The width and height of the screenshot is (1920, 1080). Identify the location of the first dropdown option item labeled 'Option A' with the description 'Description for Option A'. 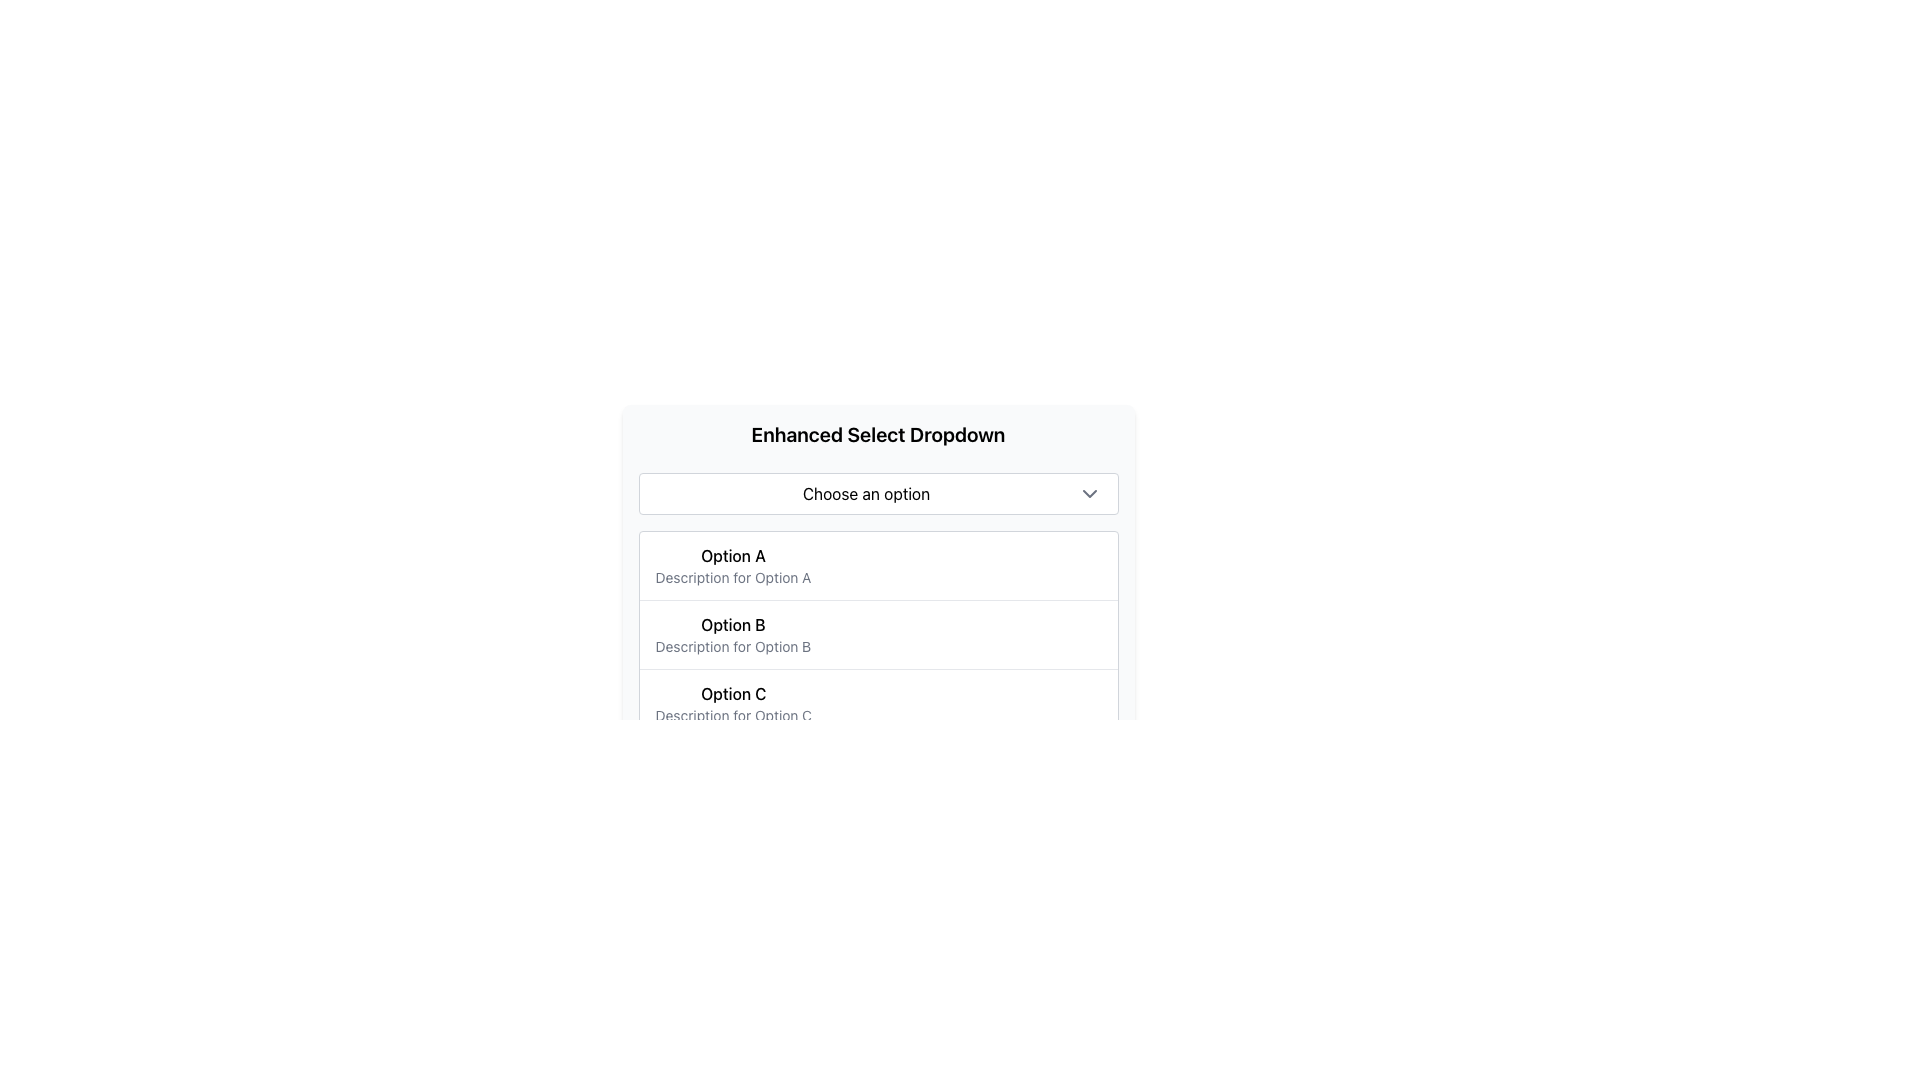
(740, 566).